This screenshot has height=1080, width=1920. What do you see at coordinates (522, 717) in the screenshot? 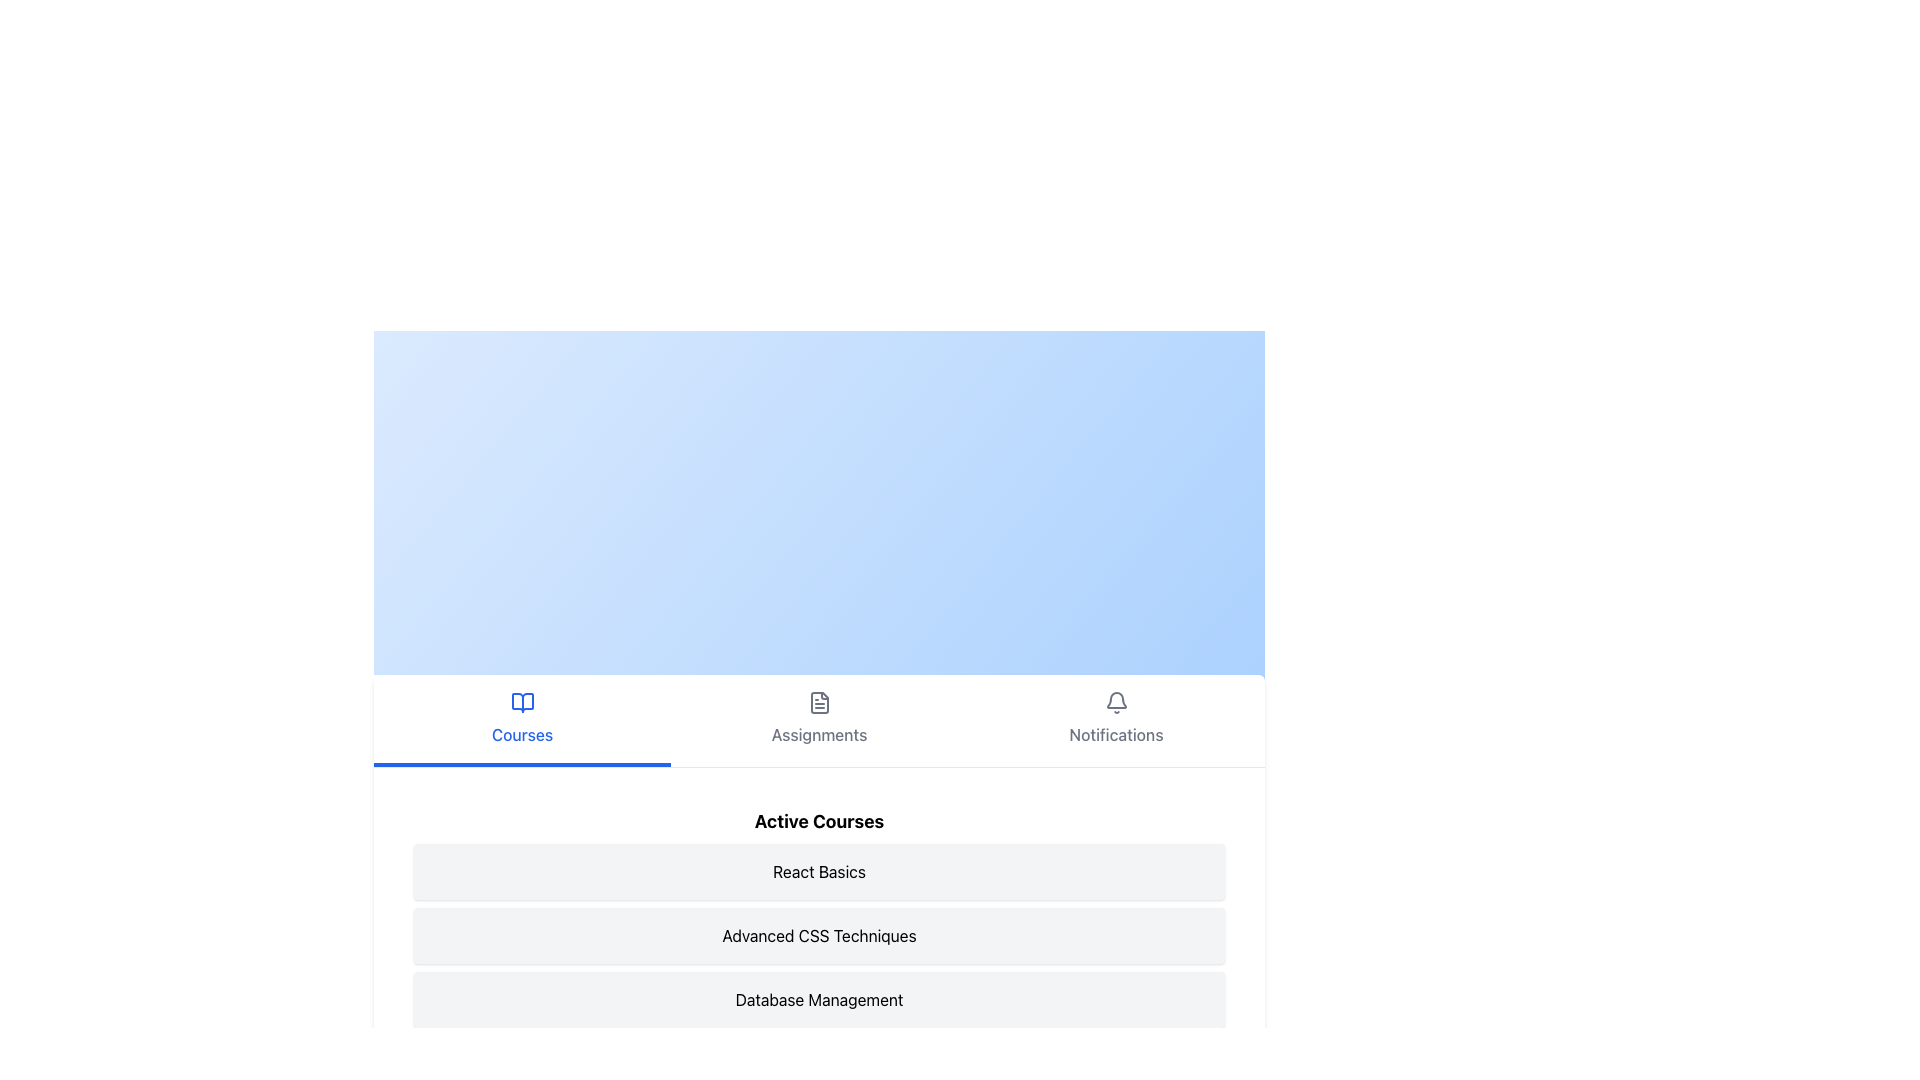
I see `the 'Courses' navigation tab located at the center of the navigation bar at the bottom of the upper section of the page` at bounding box center [522, 717].